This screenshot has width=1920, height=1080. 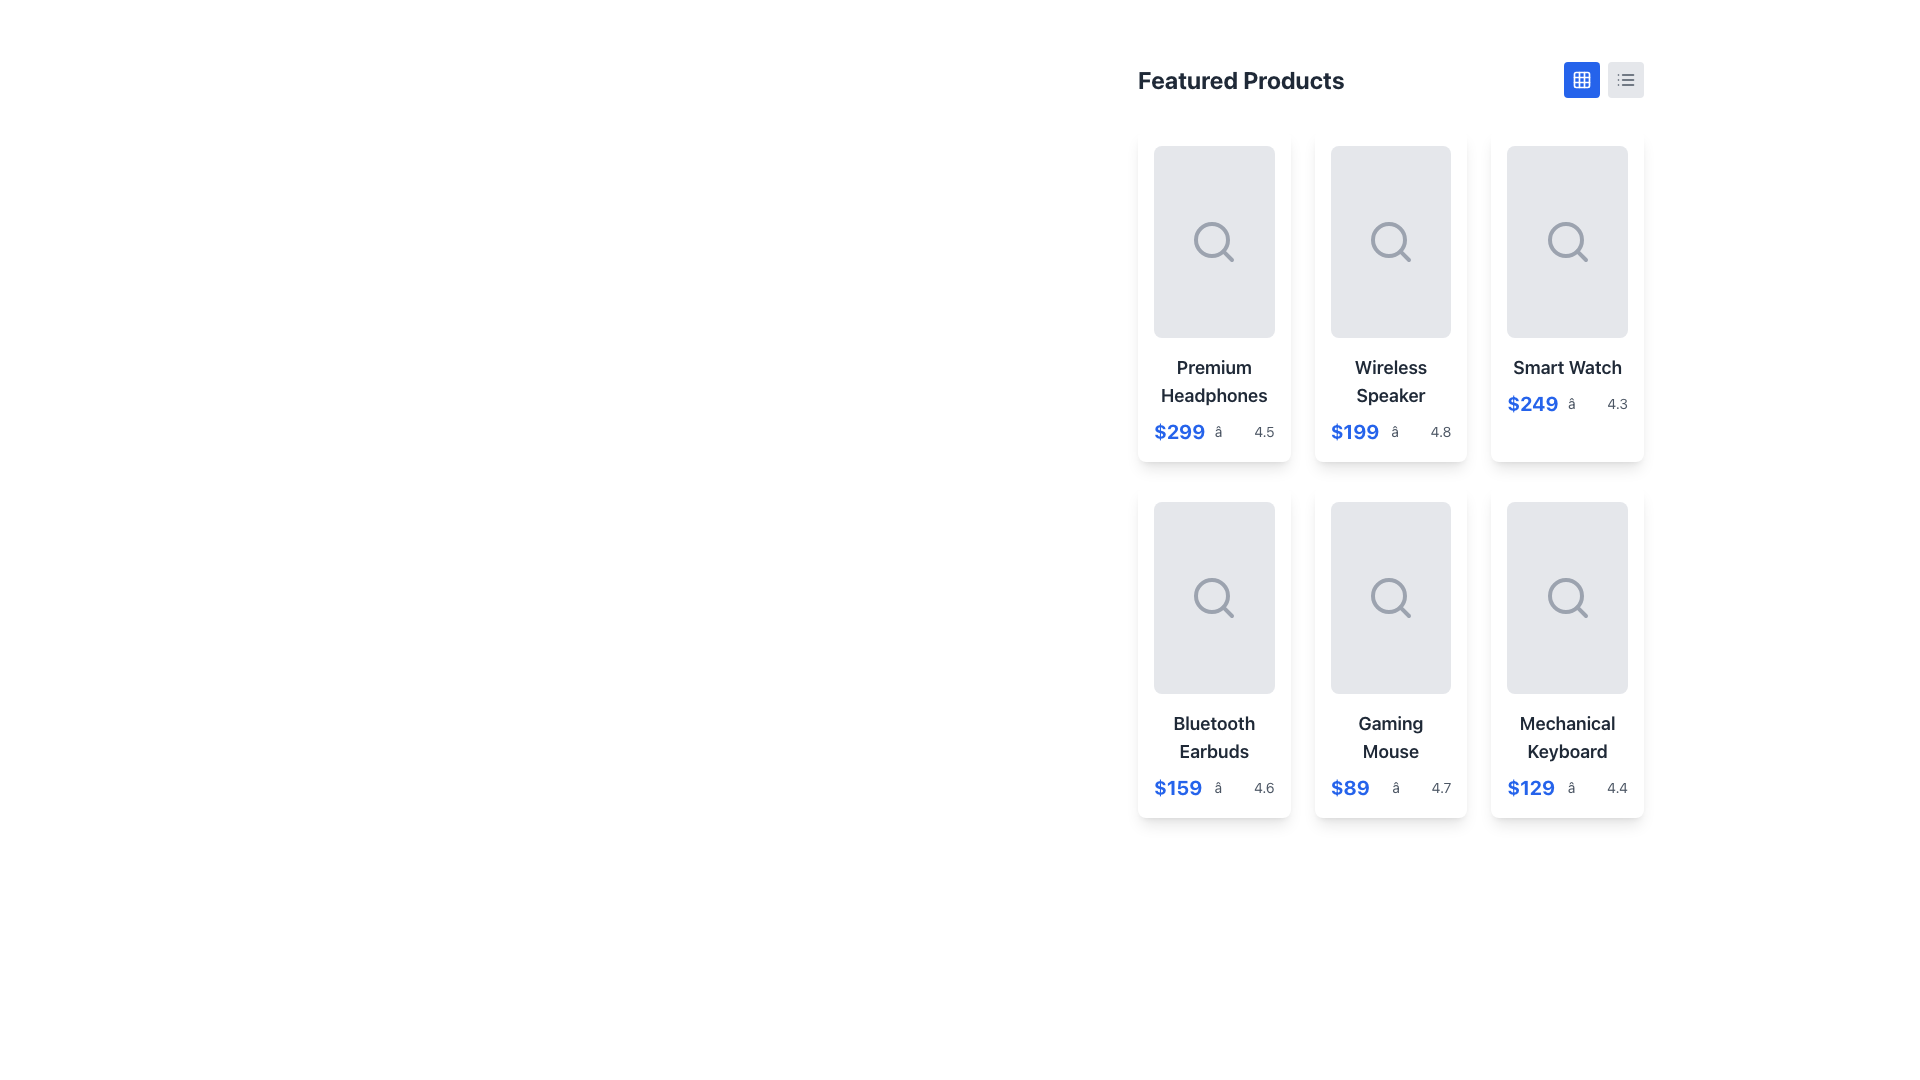 What do you see at coordinates (1387, 595) in the screenshot?
I see `the circular outline of the magnifying glass symbol in the 'Gaming Mouse' product card` at bounding box center [1387, 595].